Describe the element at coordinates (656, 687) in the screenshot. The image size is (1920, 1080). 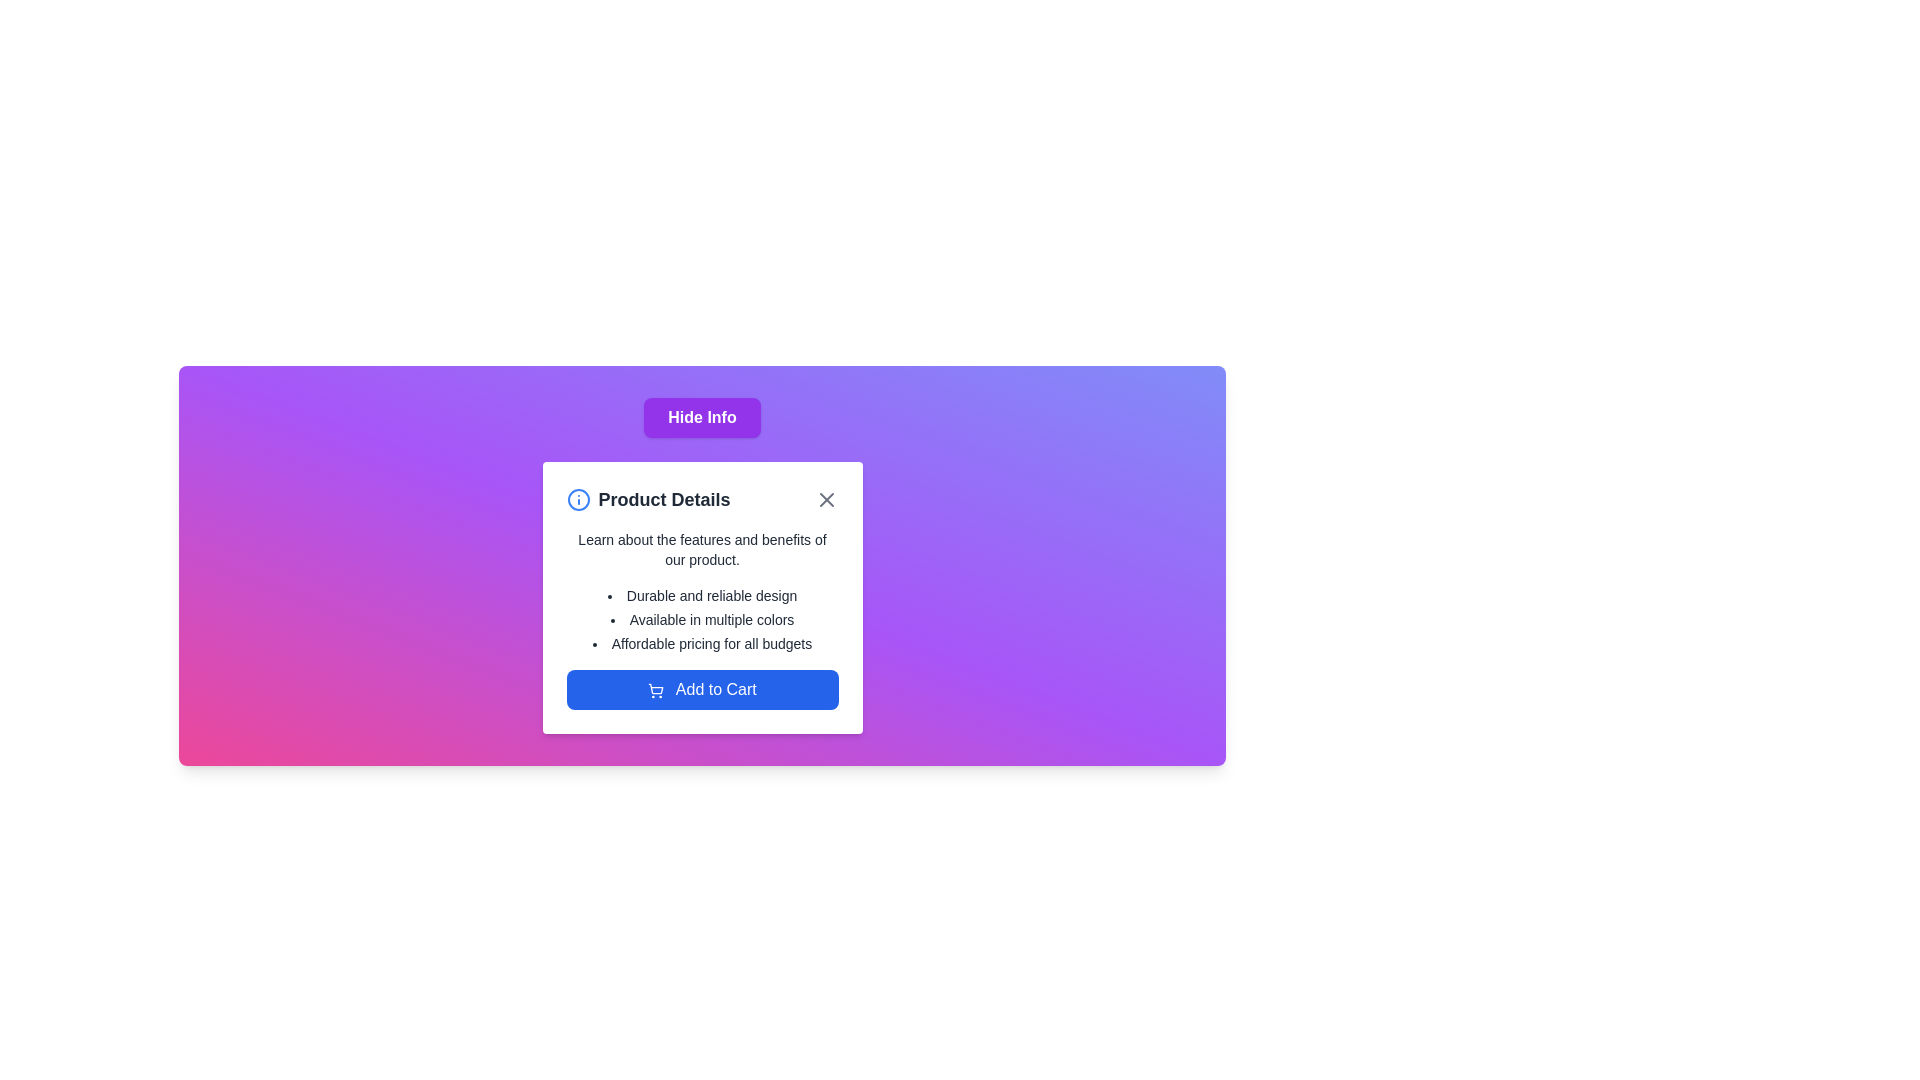
I see `the 'Add to Cart' button containing the cart-like SVG icon, which represents the action` at that location.